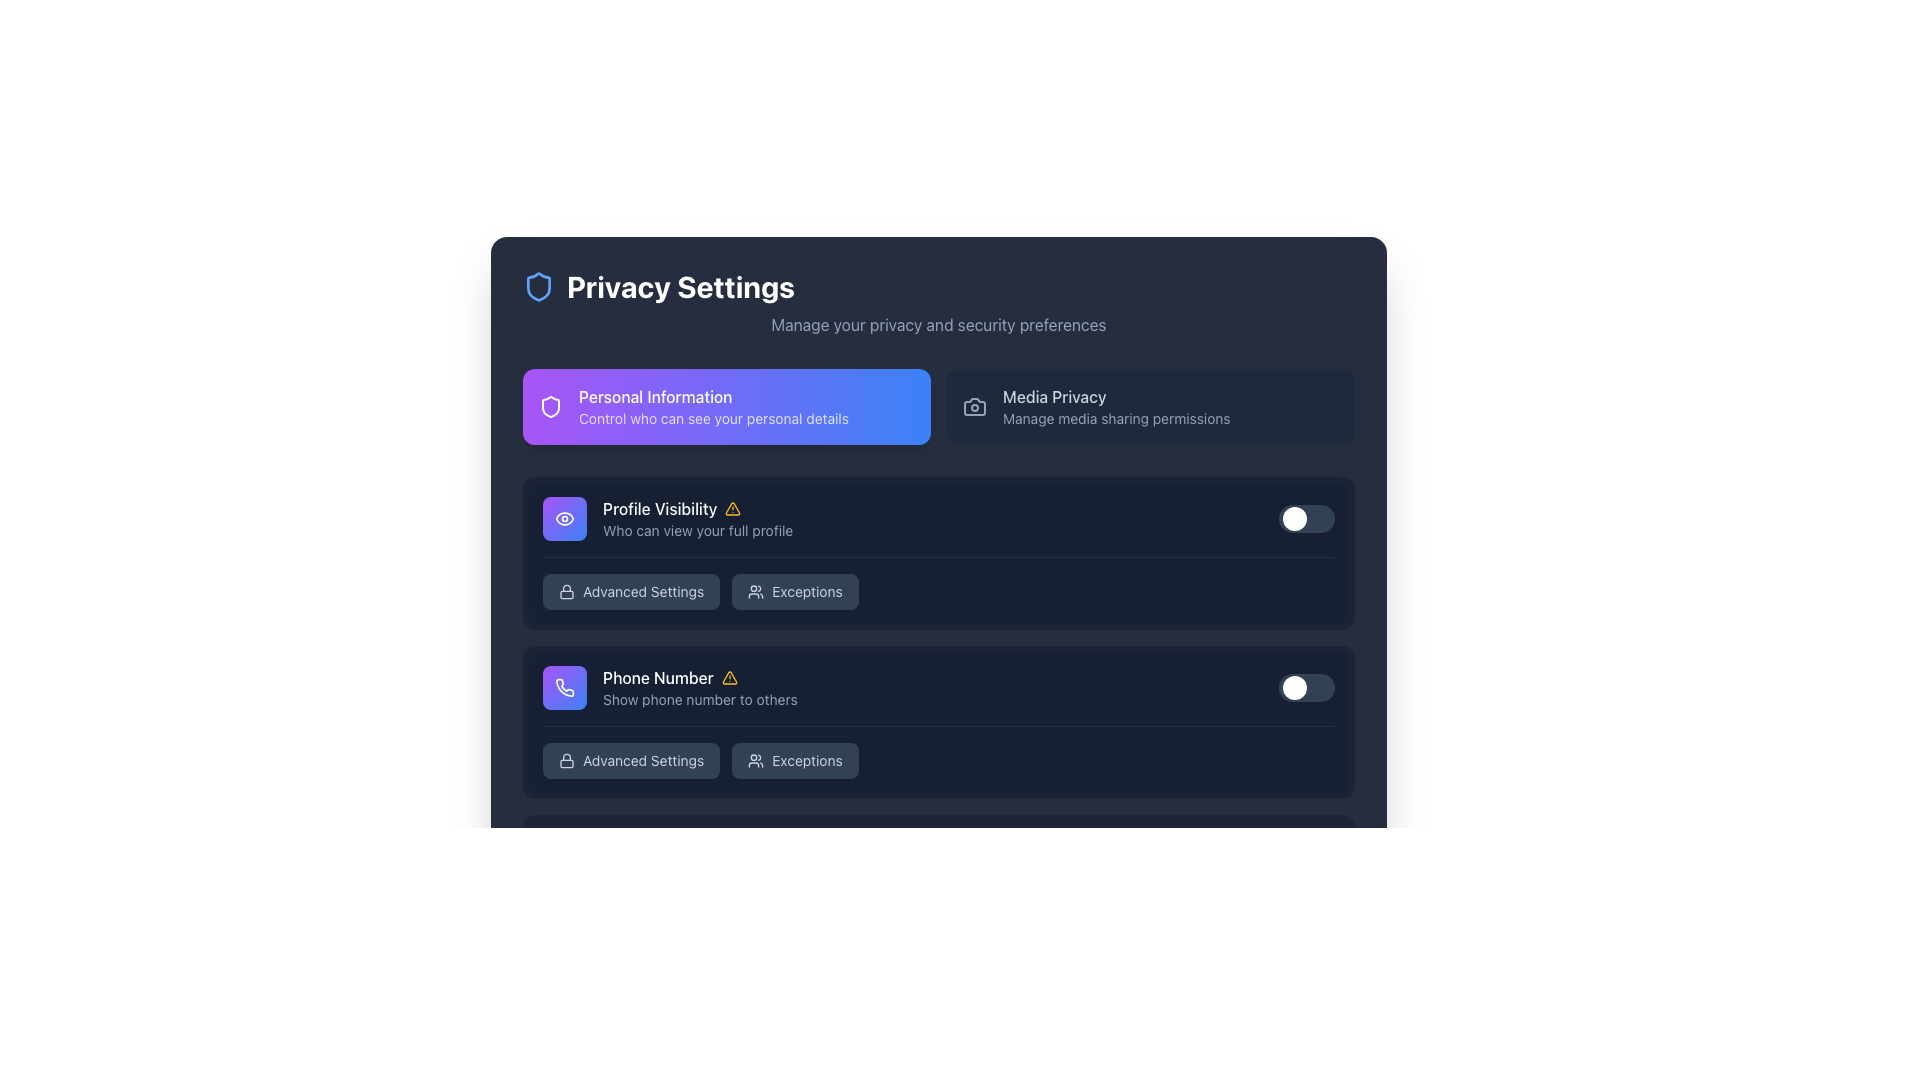 This screenshot has height=1080, width=1920. What do you see at coordinates (564, 686) in the screenshot?
I see `the phone-related settings icon located near the 'Phone Number' label in the privacy settings interface` at bounding box center [564, 686].